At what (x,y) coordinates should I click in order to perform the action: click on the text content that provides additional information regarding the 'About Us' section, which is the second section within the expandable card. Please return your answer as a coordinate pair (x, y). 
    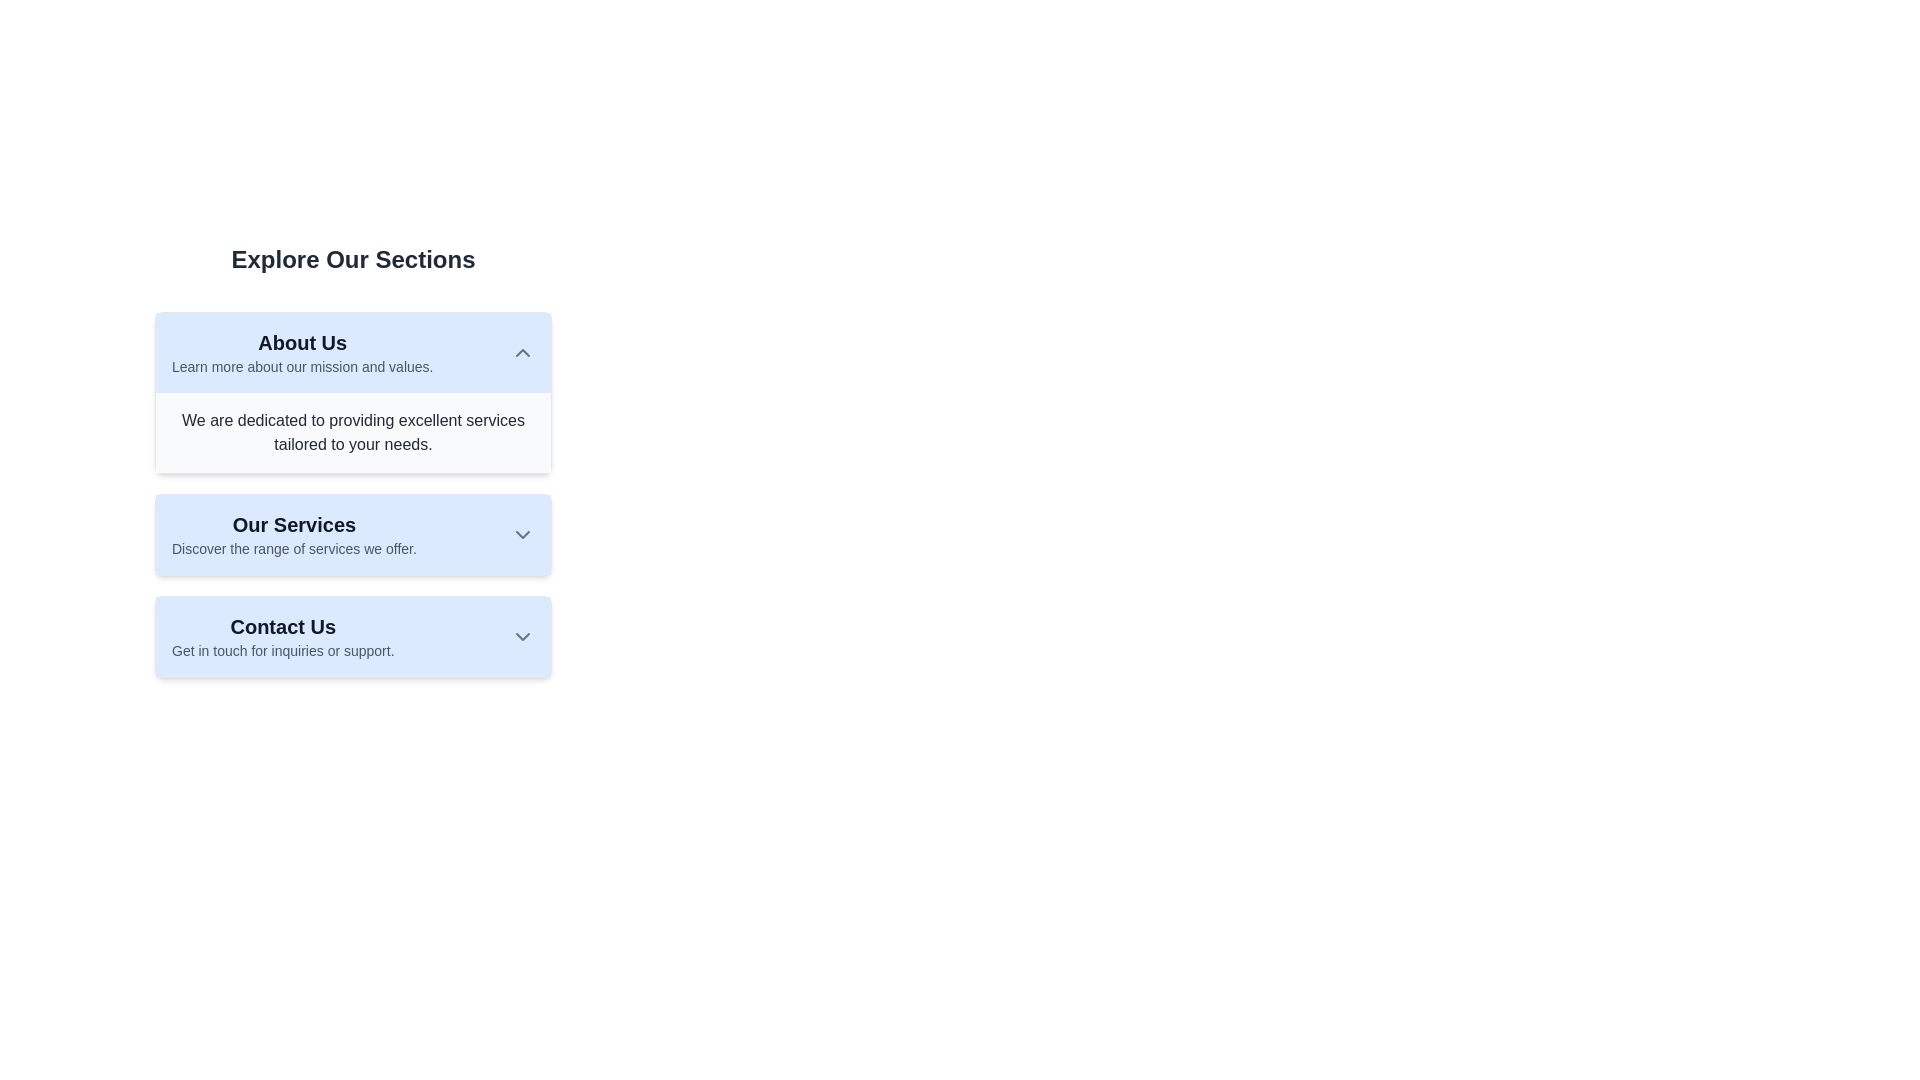
    Looking at the image, I should click on (353, 452).